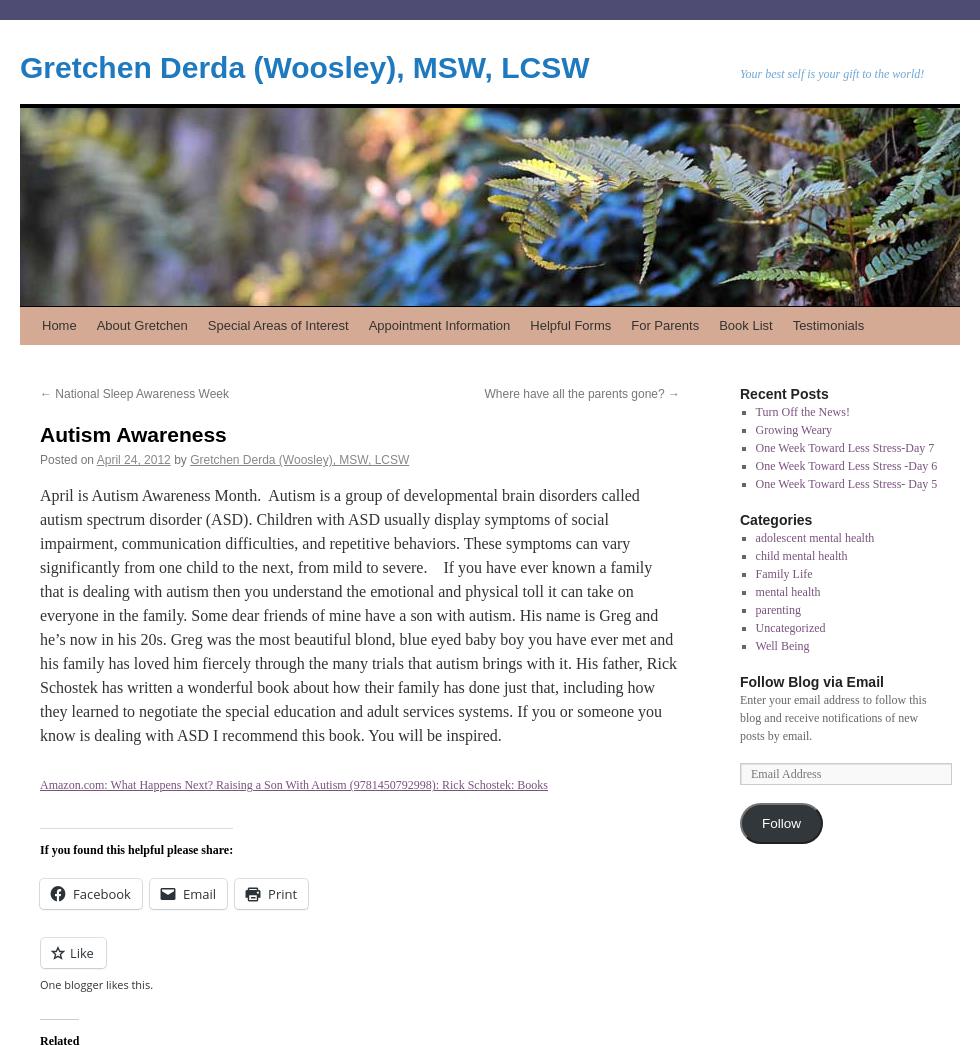 This screenshot has width=980, height=1045. I want to click on 'parenting', so click(777, 608).